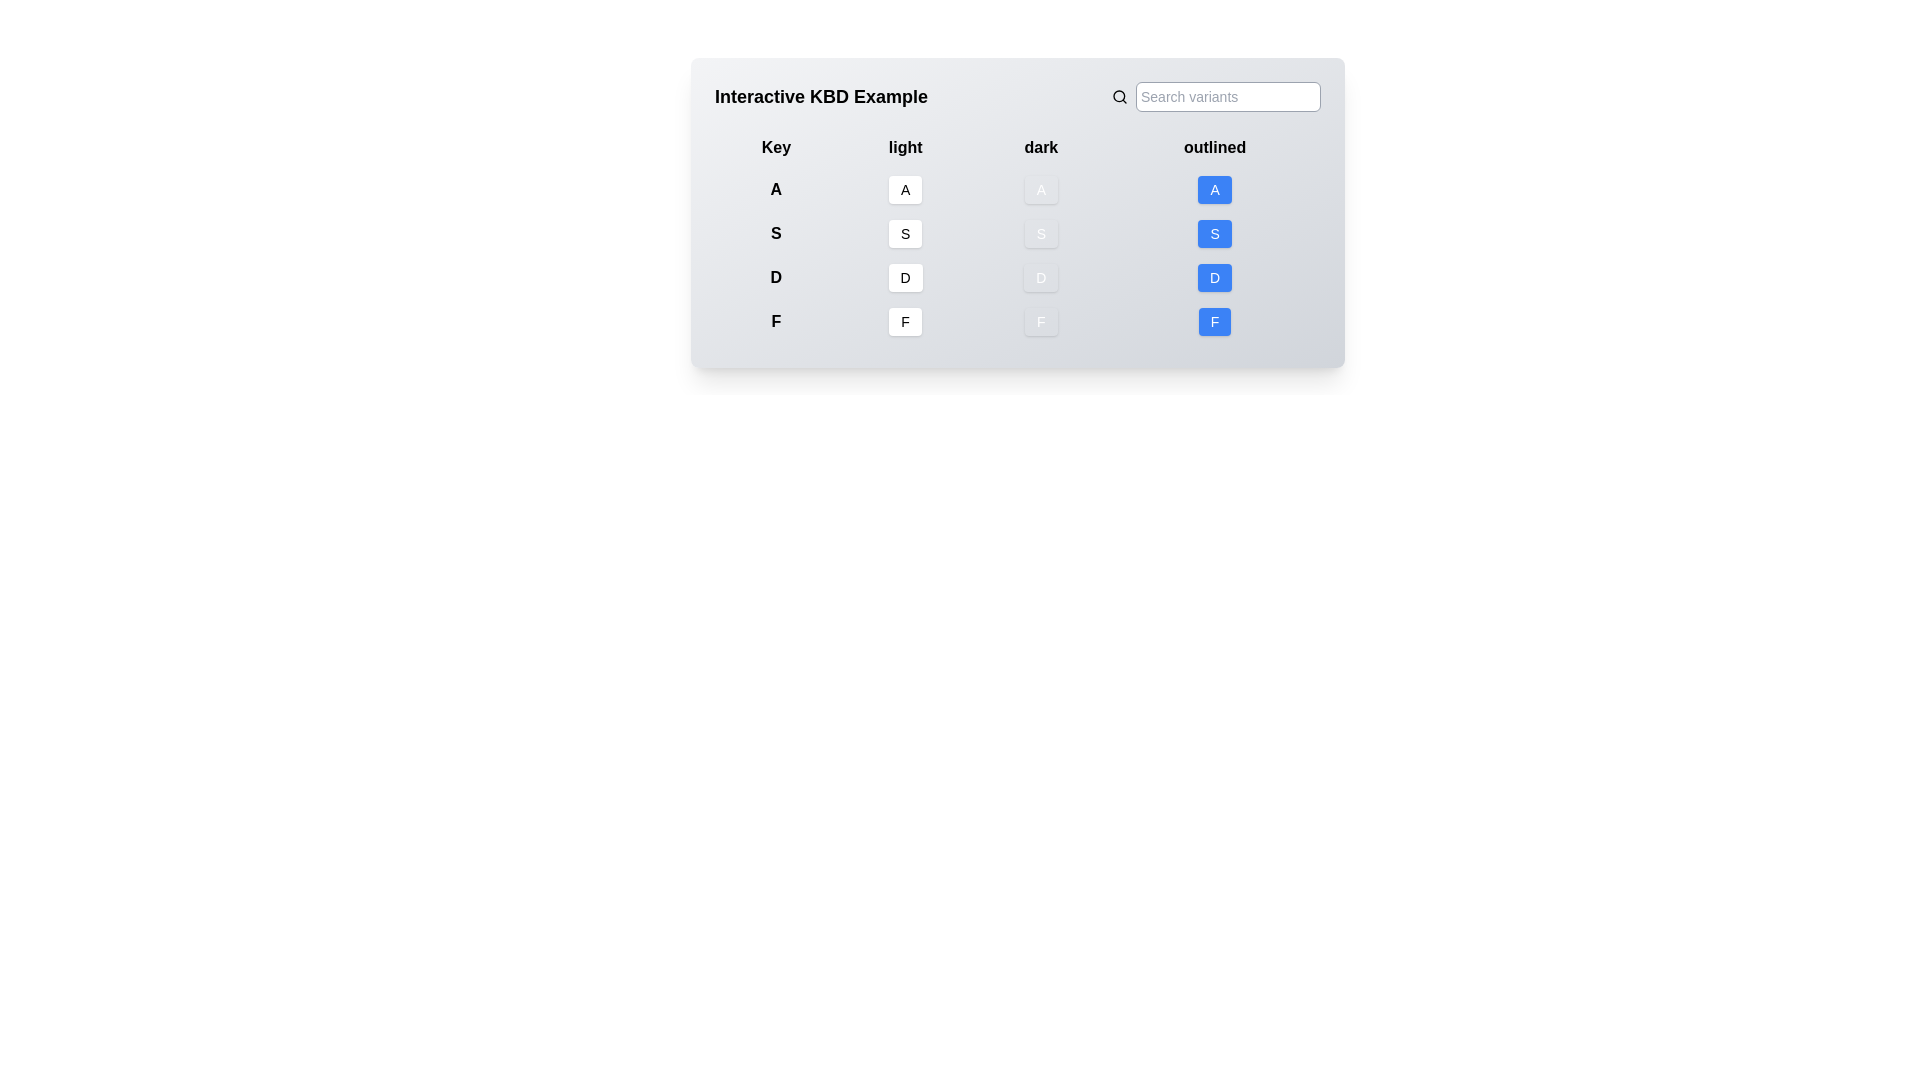  I want to click on the 'S' button in the virtual keyboard interface, so click(1214, 233).